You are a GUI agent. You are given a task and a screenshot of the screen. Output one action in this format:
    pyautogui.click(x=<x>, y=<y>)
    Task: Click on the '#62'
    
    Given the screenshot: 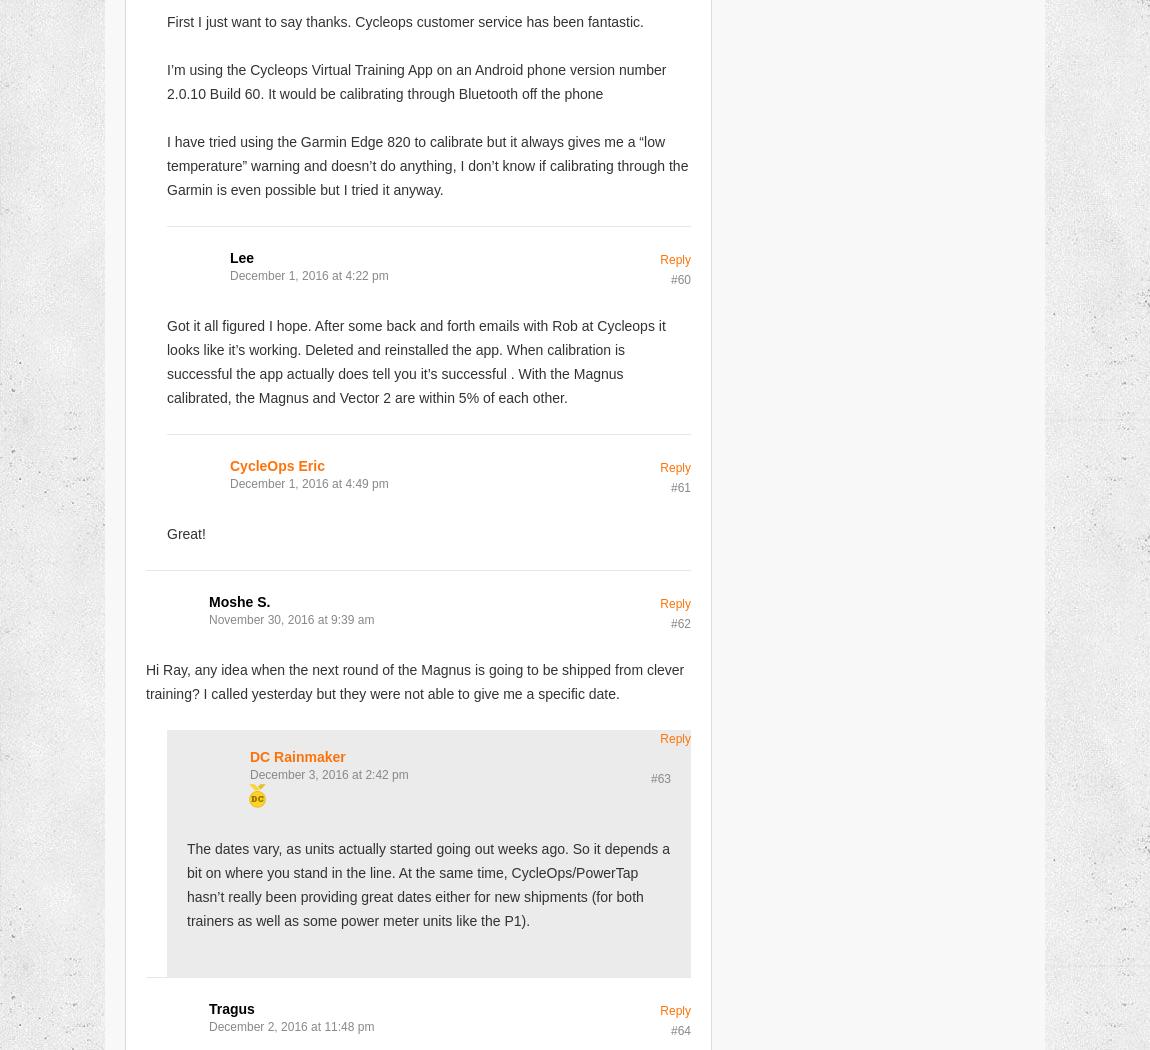 What is the action you would take?
    pyautogui.click(x=679, y=622)
    